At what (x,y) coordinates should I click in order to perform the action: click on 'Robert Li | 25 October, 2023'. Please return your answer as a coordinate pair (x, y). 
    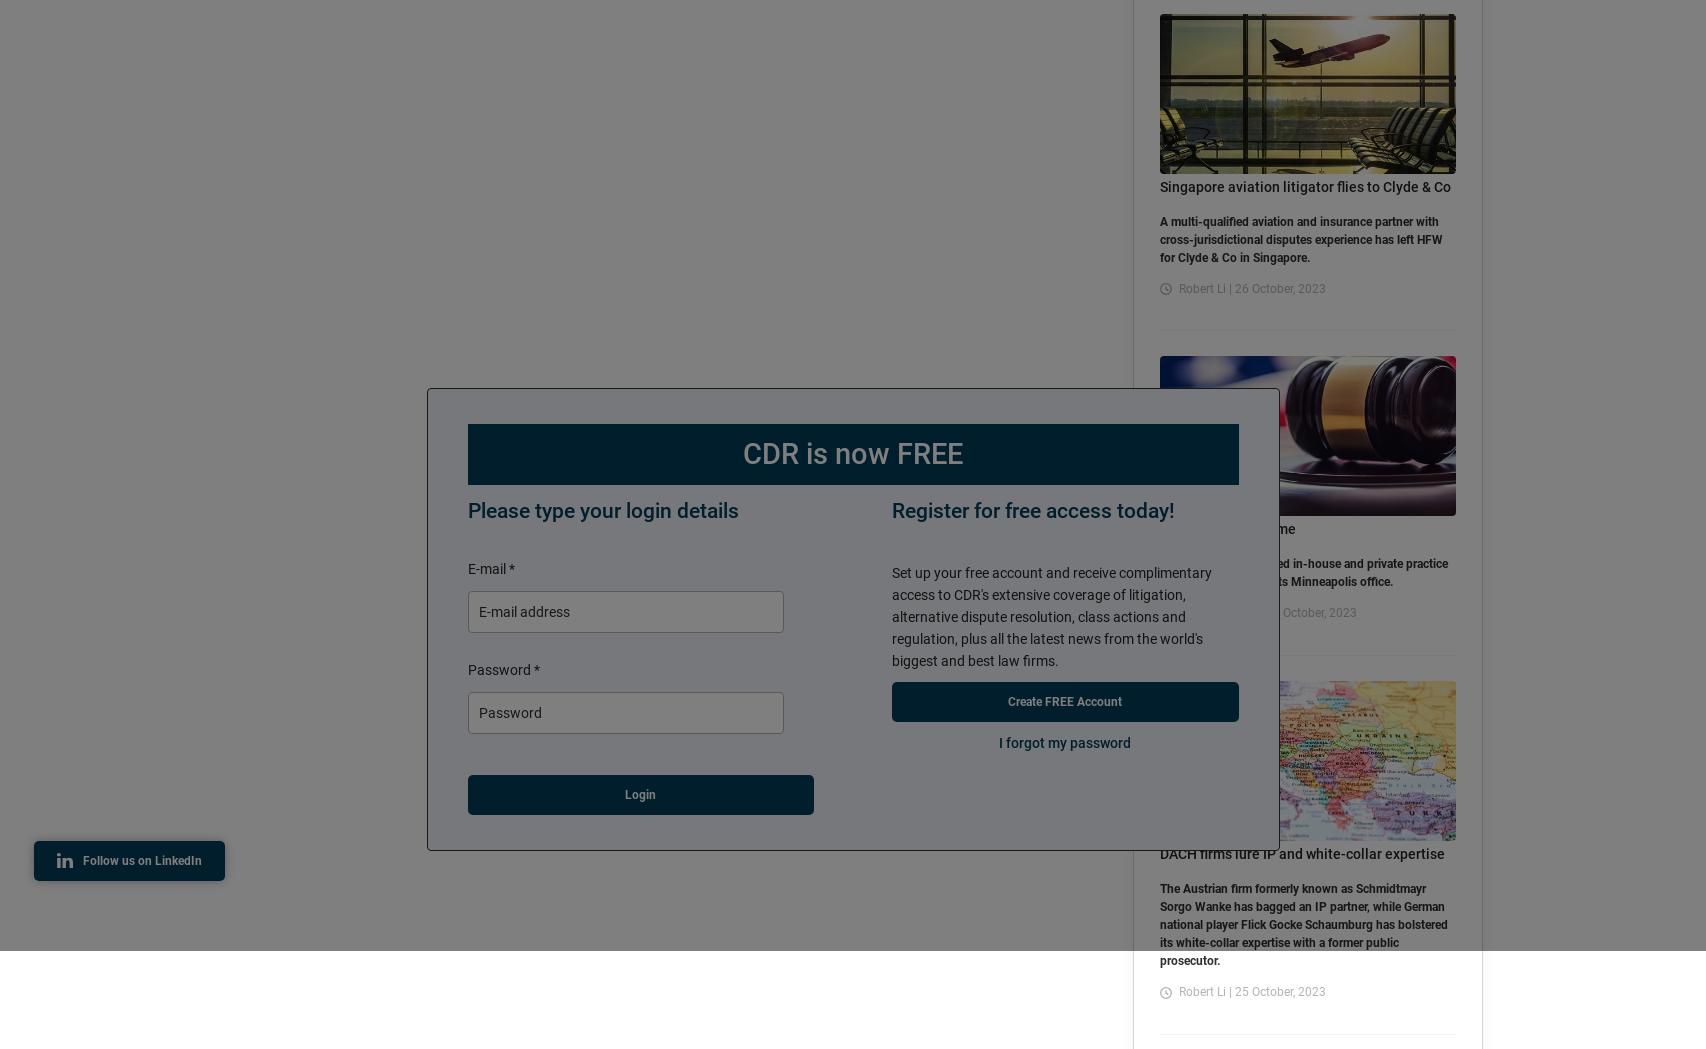
    Looking at the image, I should click on (1251, 991).